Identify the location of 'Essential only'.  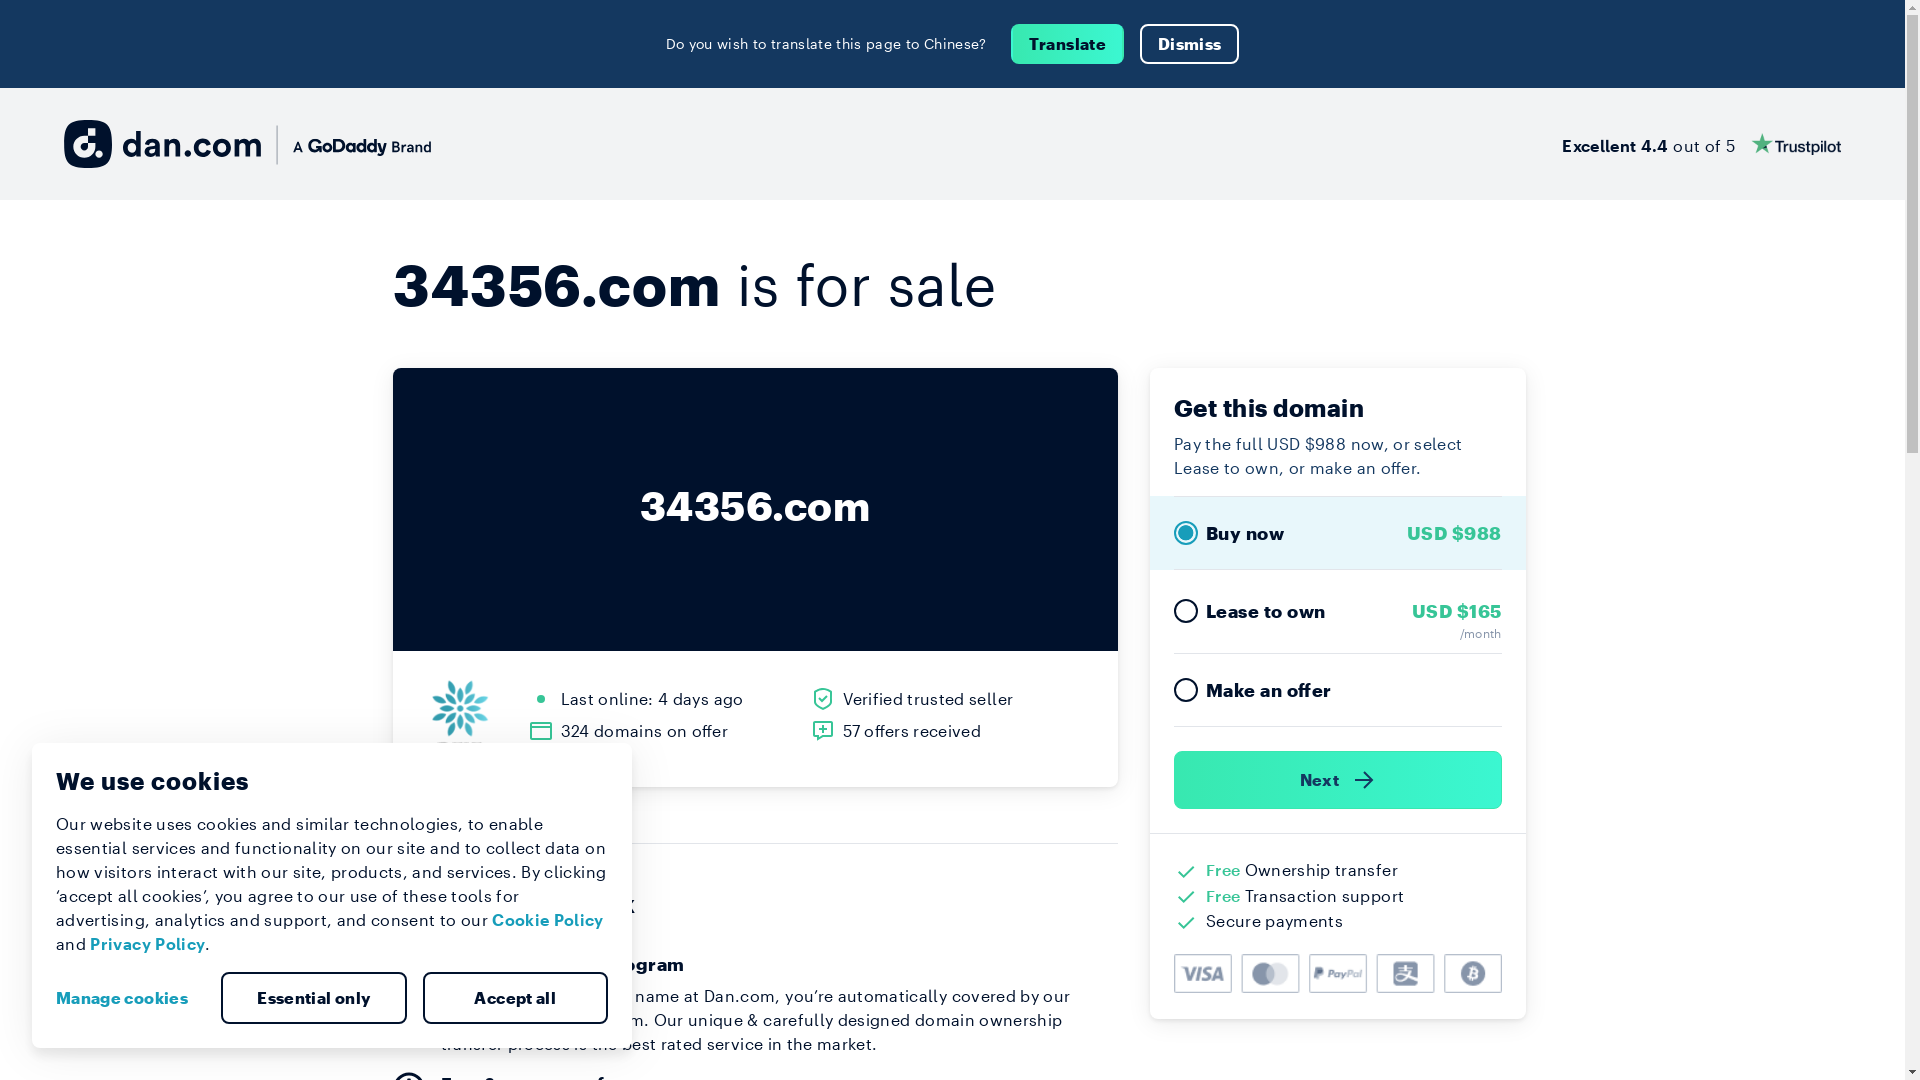
(312, 998).